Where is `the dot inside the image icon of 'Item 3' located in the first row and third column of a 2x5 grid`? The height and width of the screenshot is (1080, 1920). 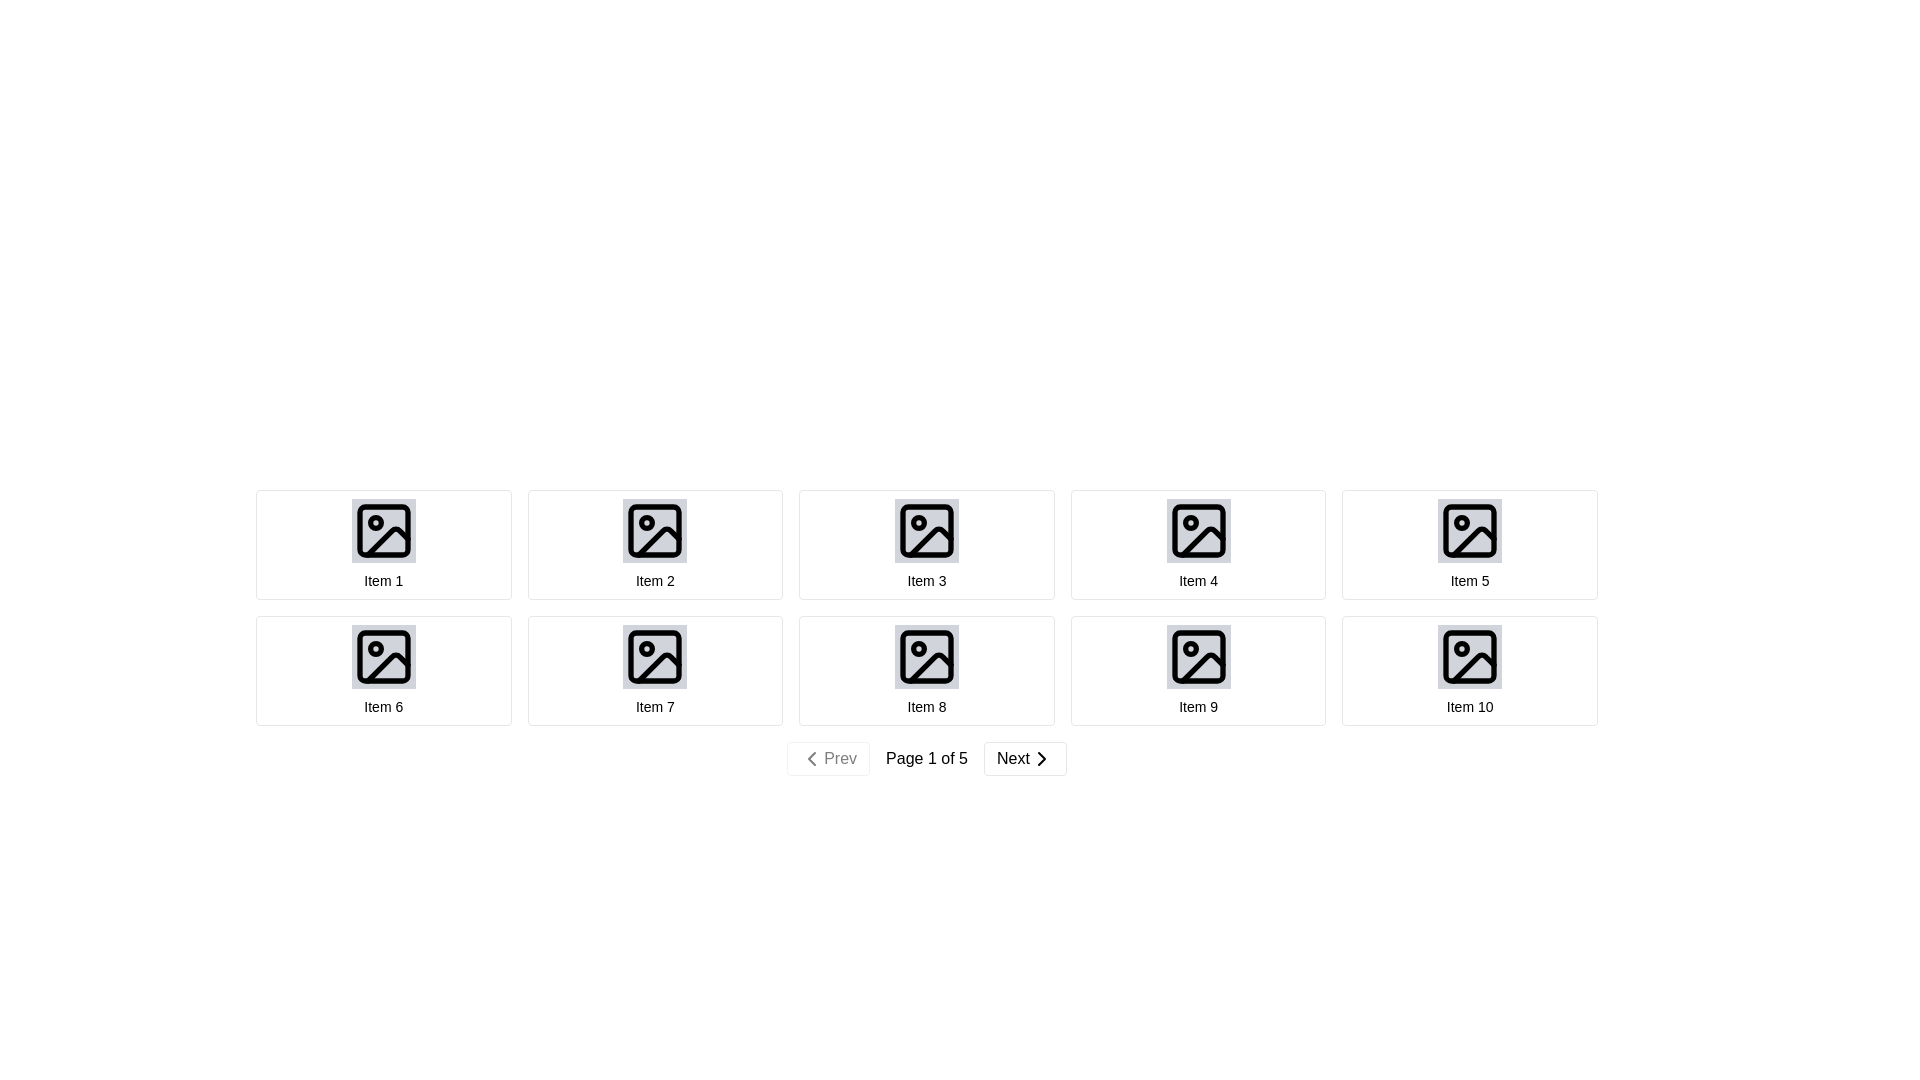 the dot inside the image icon of 'Item 3' located in the first row and third column of a 2x5 grid is located at coordinates (917, 522).